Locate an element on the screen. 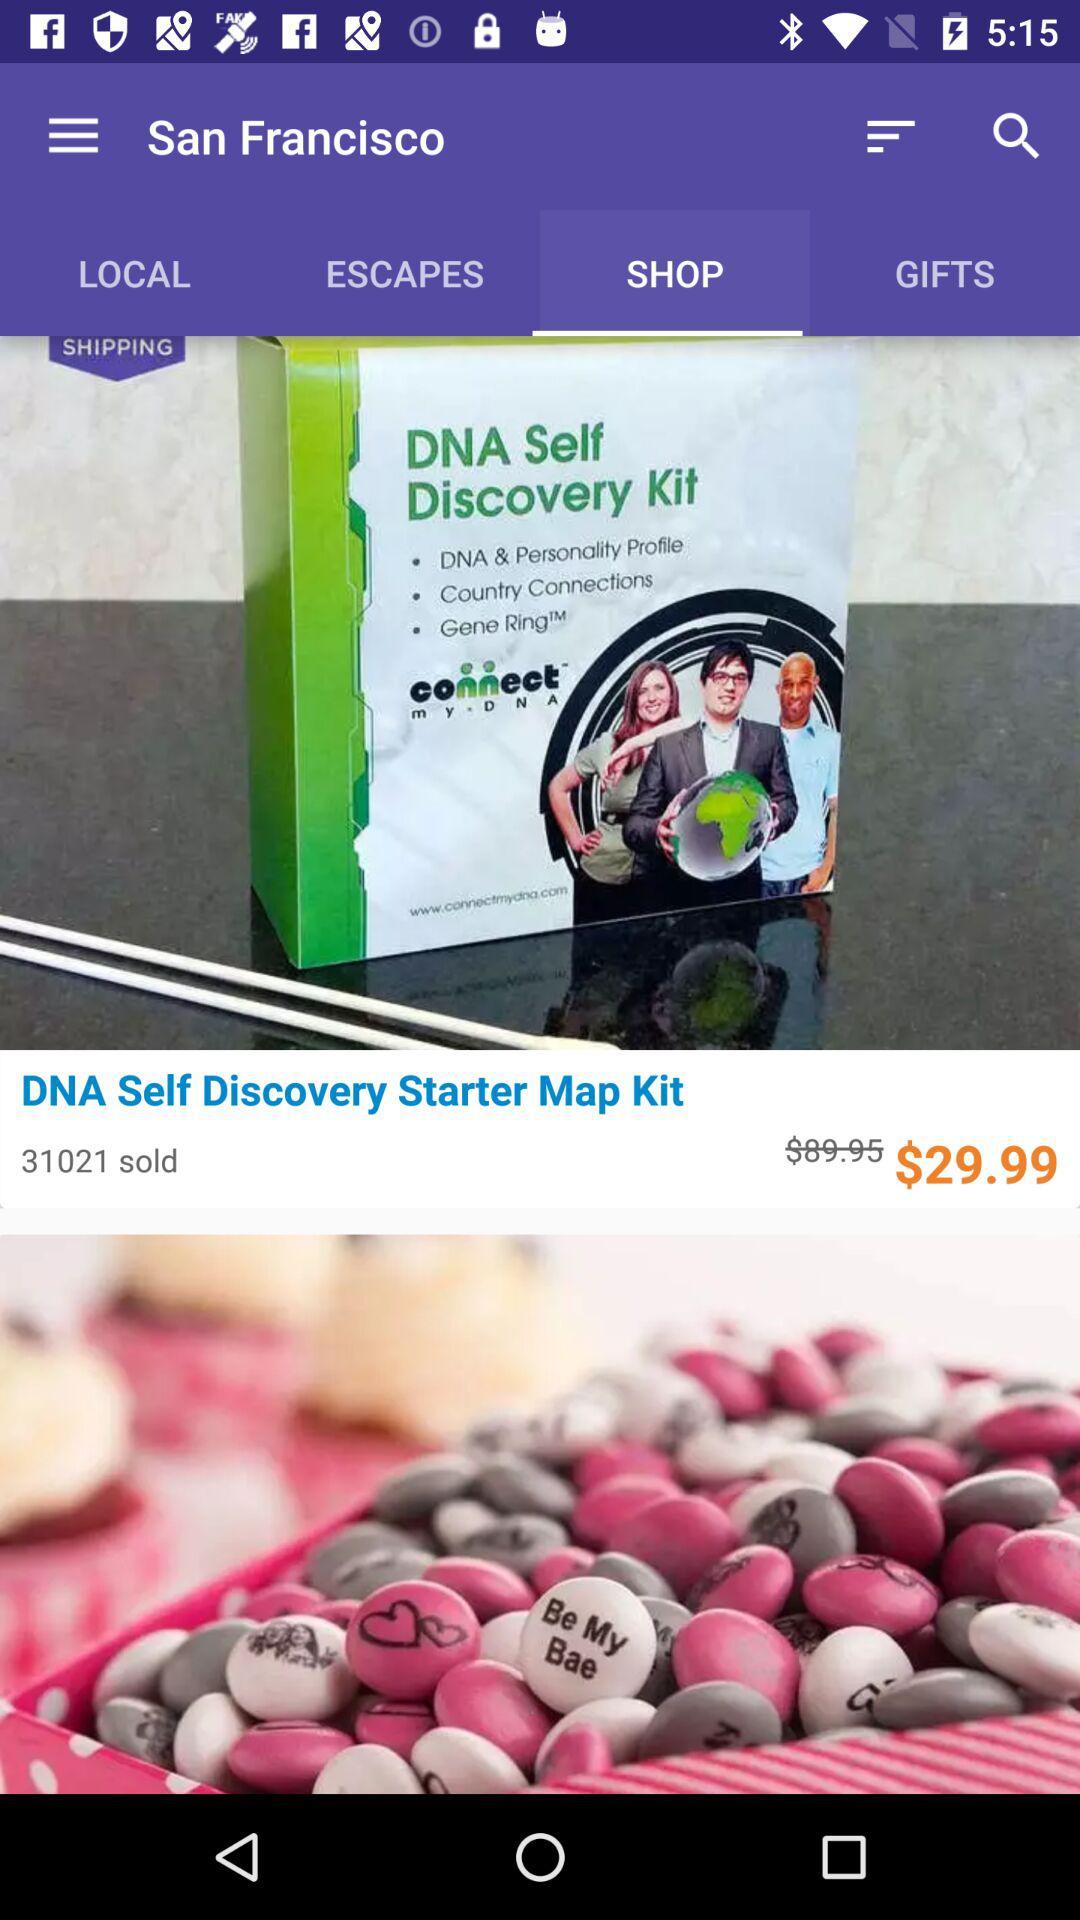 The width and height of the screenshot is (1080, 1920). the icon to the right of san francisco icon is located at coordinates (890, 135).